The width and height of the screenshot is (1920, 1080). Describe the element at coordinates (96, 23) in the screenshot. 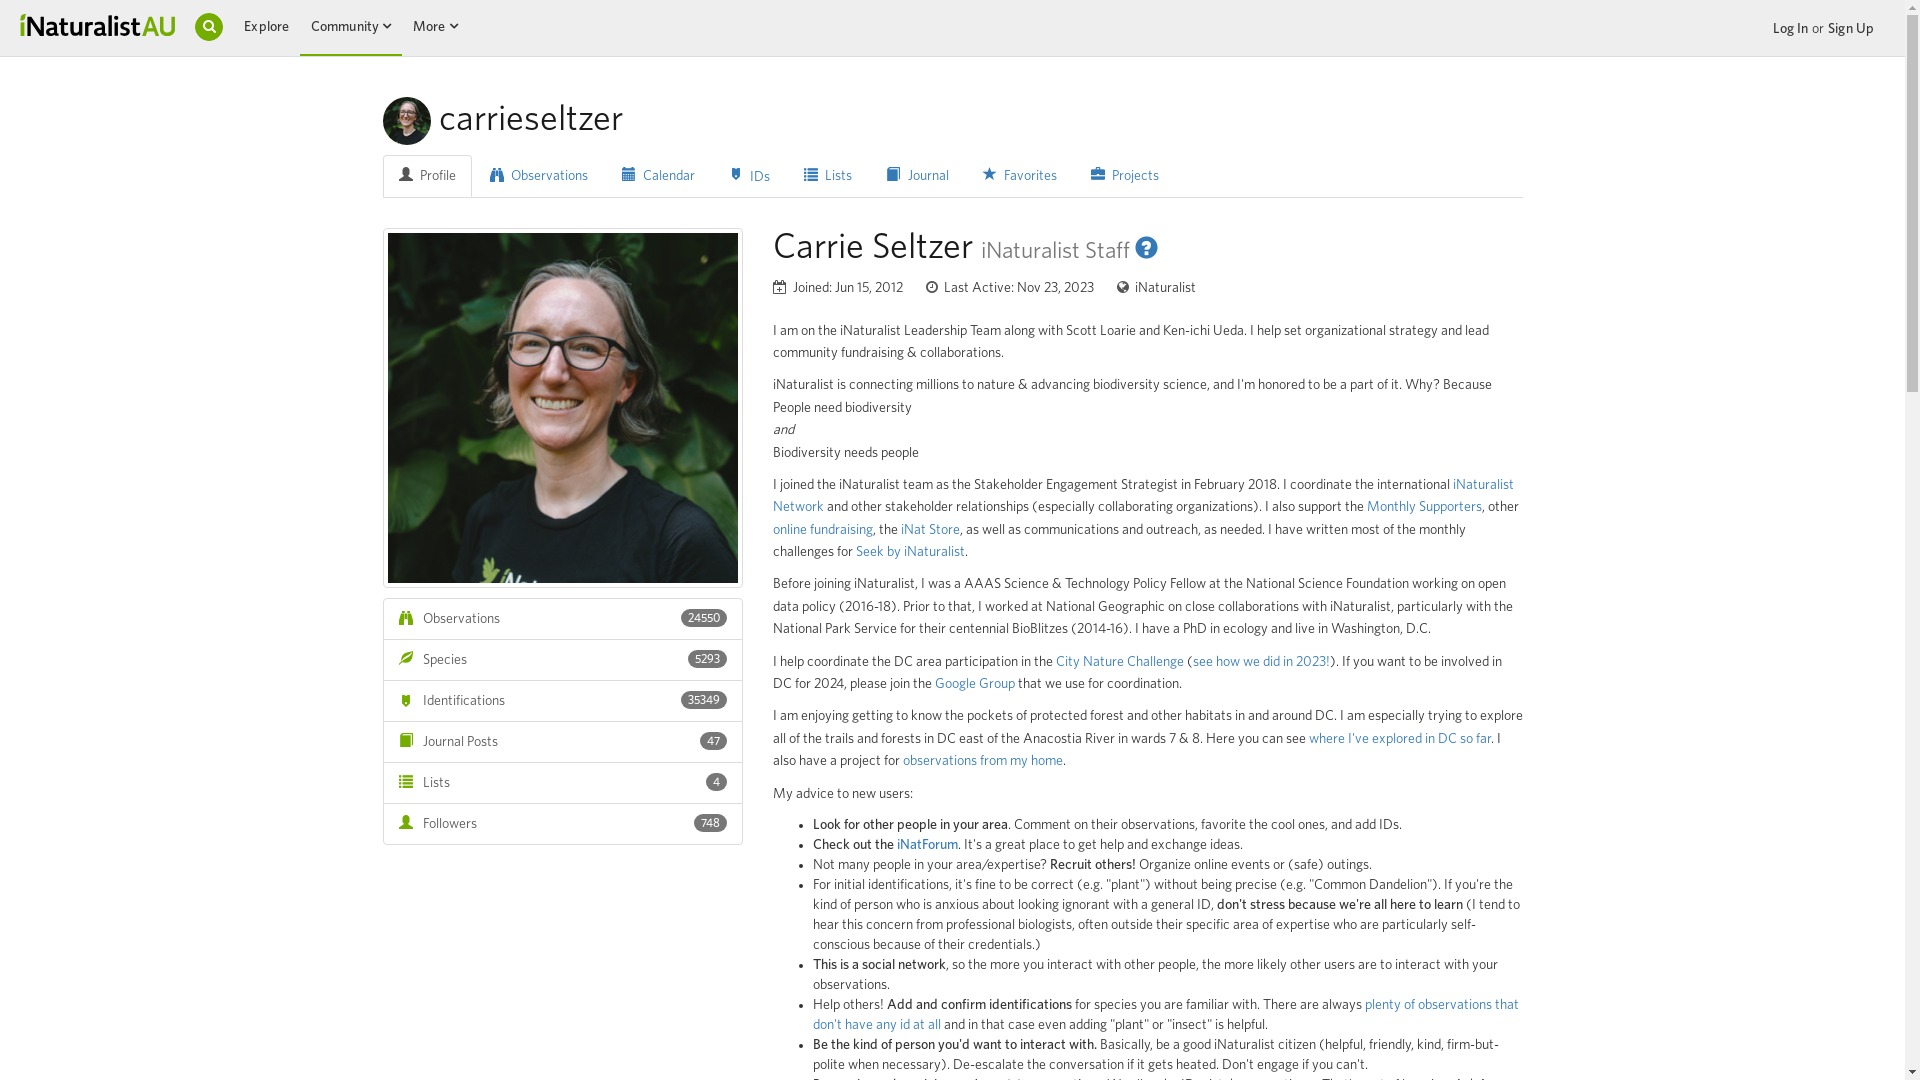

I see `'iNaturalistAU'` at that location.